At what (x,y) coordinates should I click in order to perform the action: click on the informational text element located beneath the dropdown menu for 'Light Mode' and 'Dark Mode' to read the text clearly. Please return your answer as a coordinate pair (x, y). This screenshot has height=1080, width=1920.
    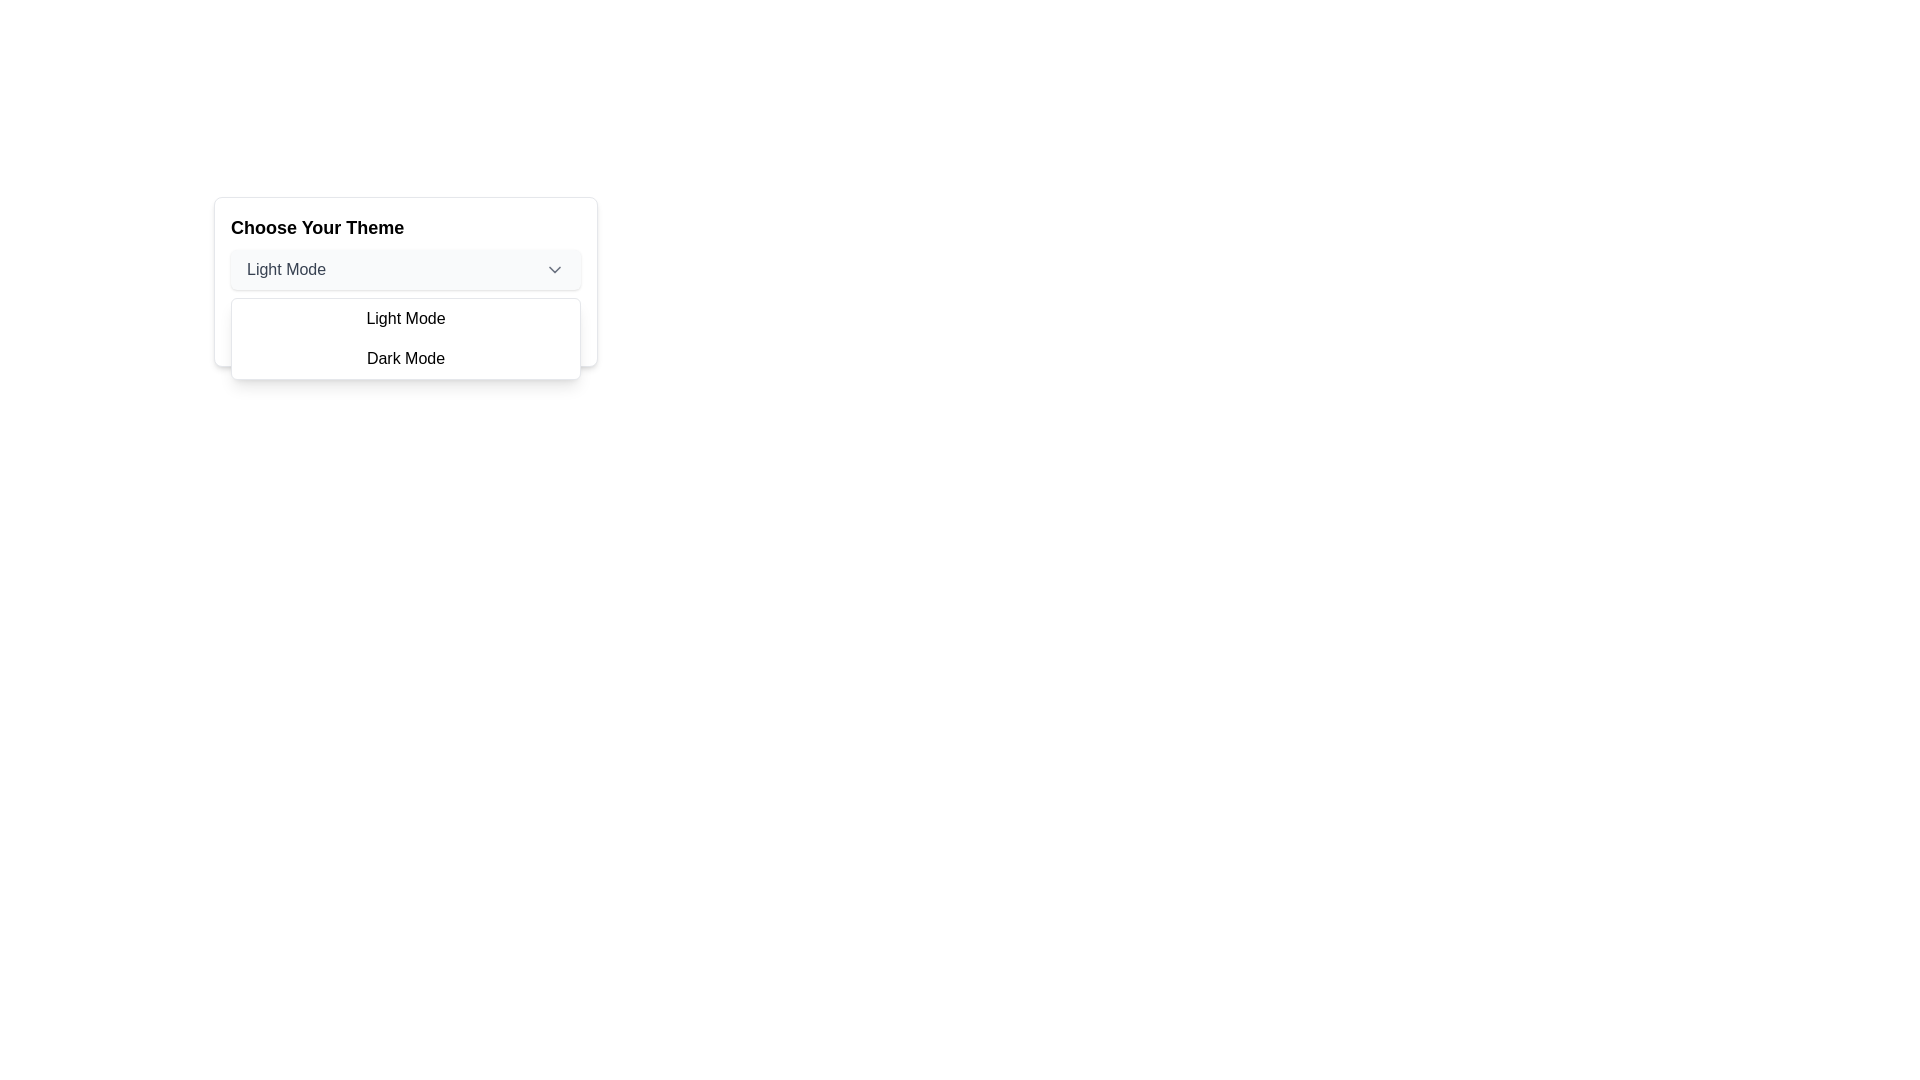
    Looking at the image, I should click on (405, 325).